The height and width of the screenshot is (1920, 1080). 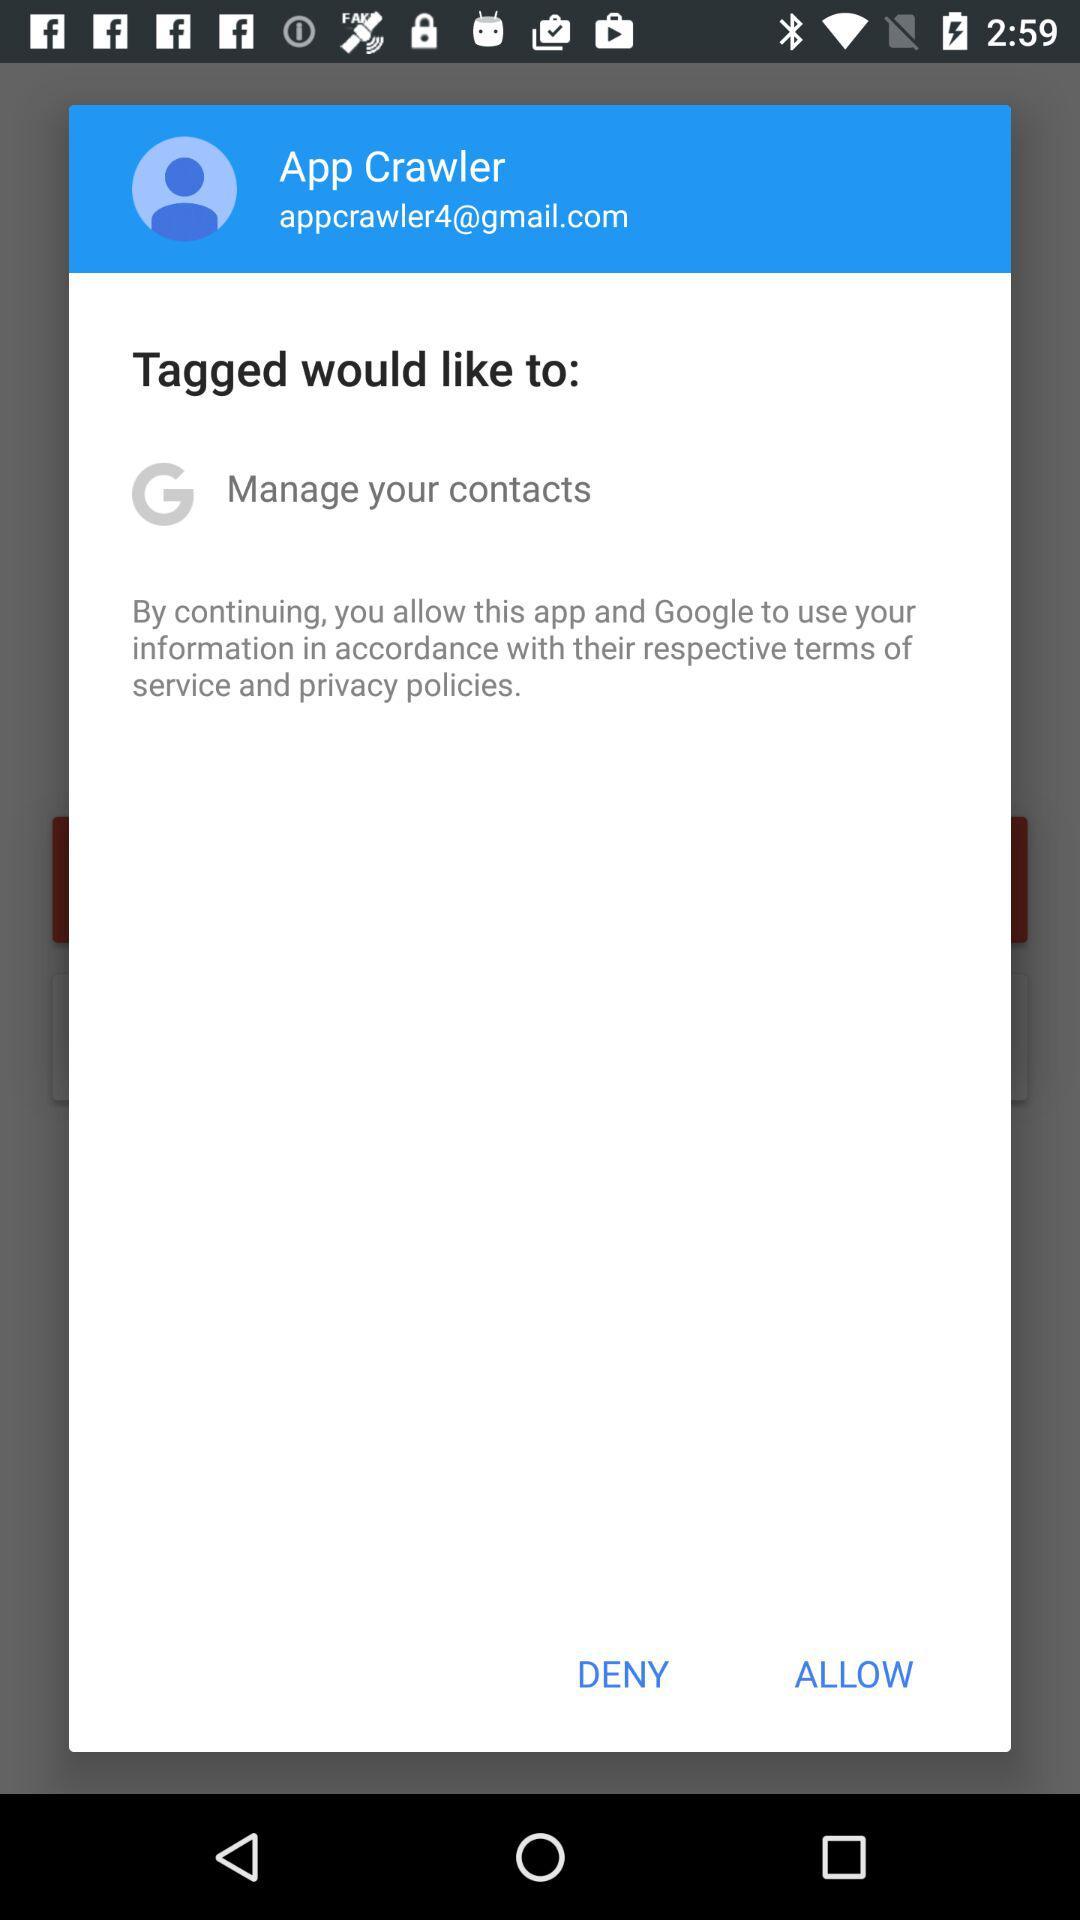 I want to click on icon above the appcrawler4@gmail.com app, so click(x=392, y=164).